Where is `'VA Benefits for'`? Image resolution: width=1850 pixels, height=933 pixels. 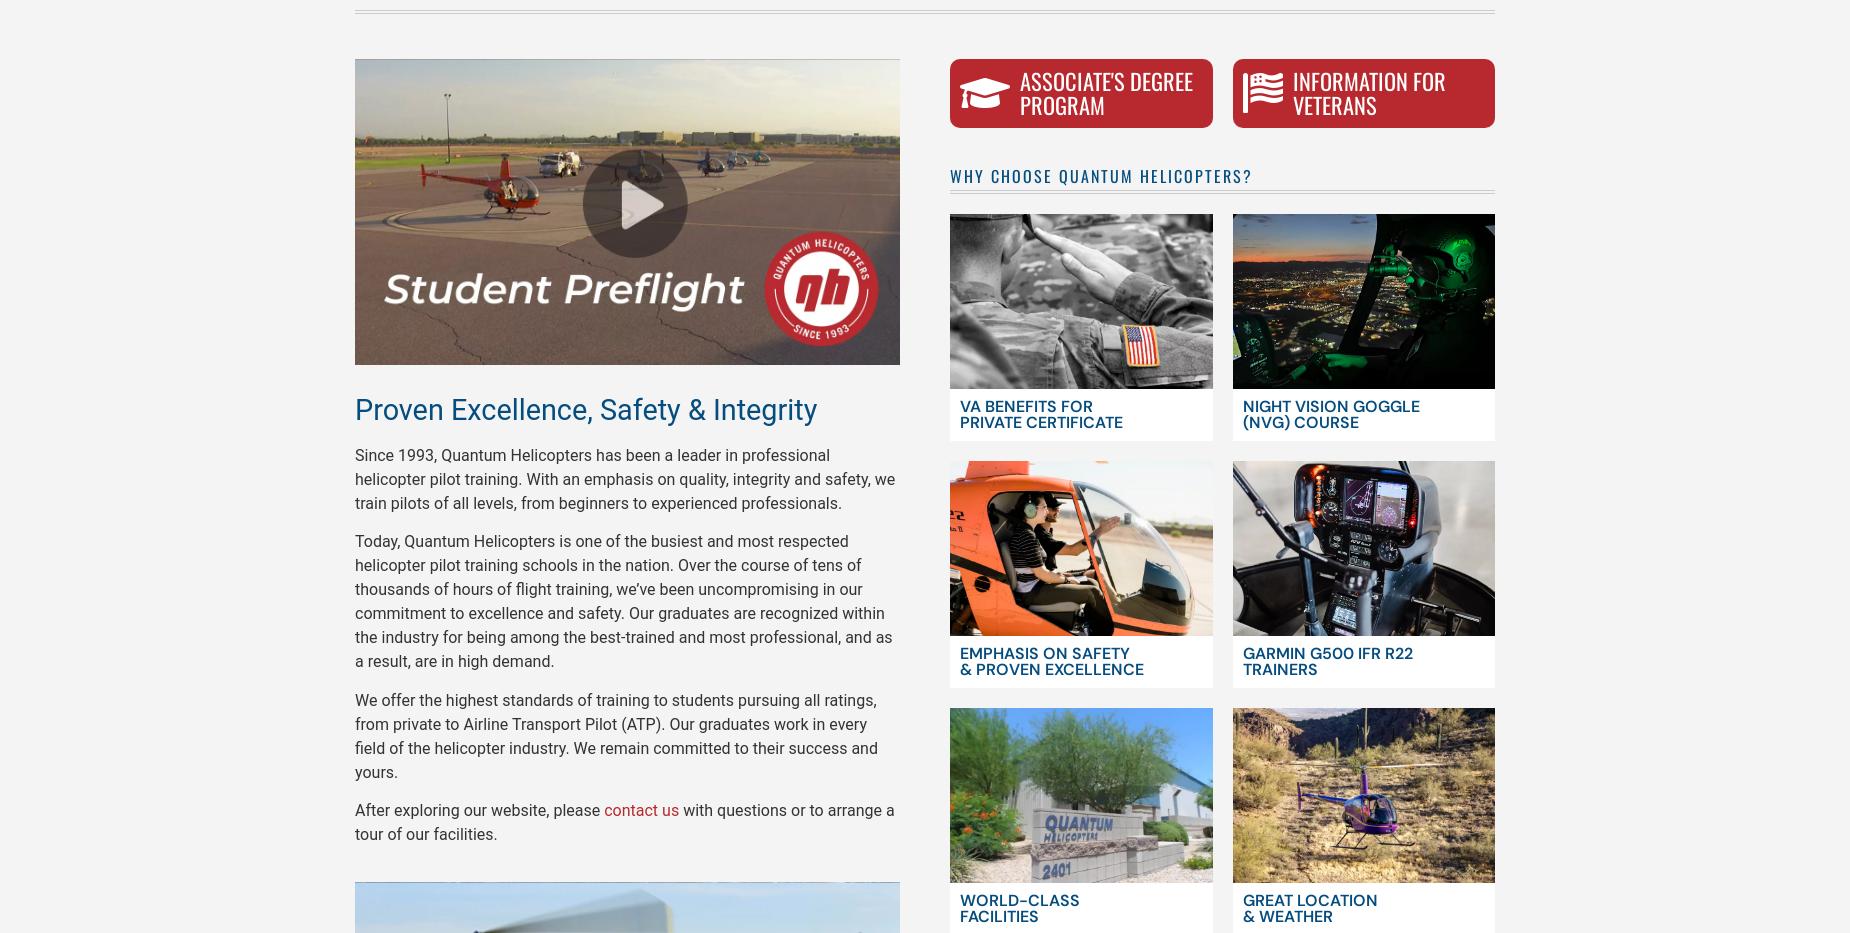 'VA Benefits for' is located at coordinates (958, 406).